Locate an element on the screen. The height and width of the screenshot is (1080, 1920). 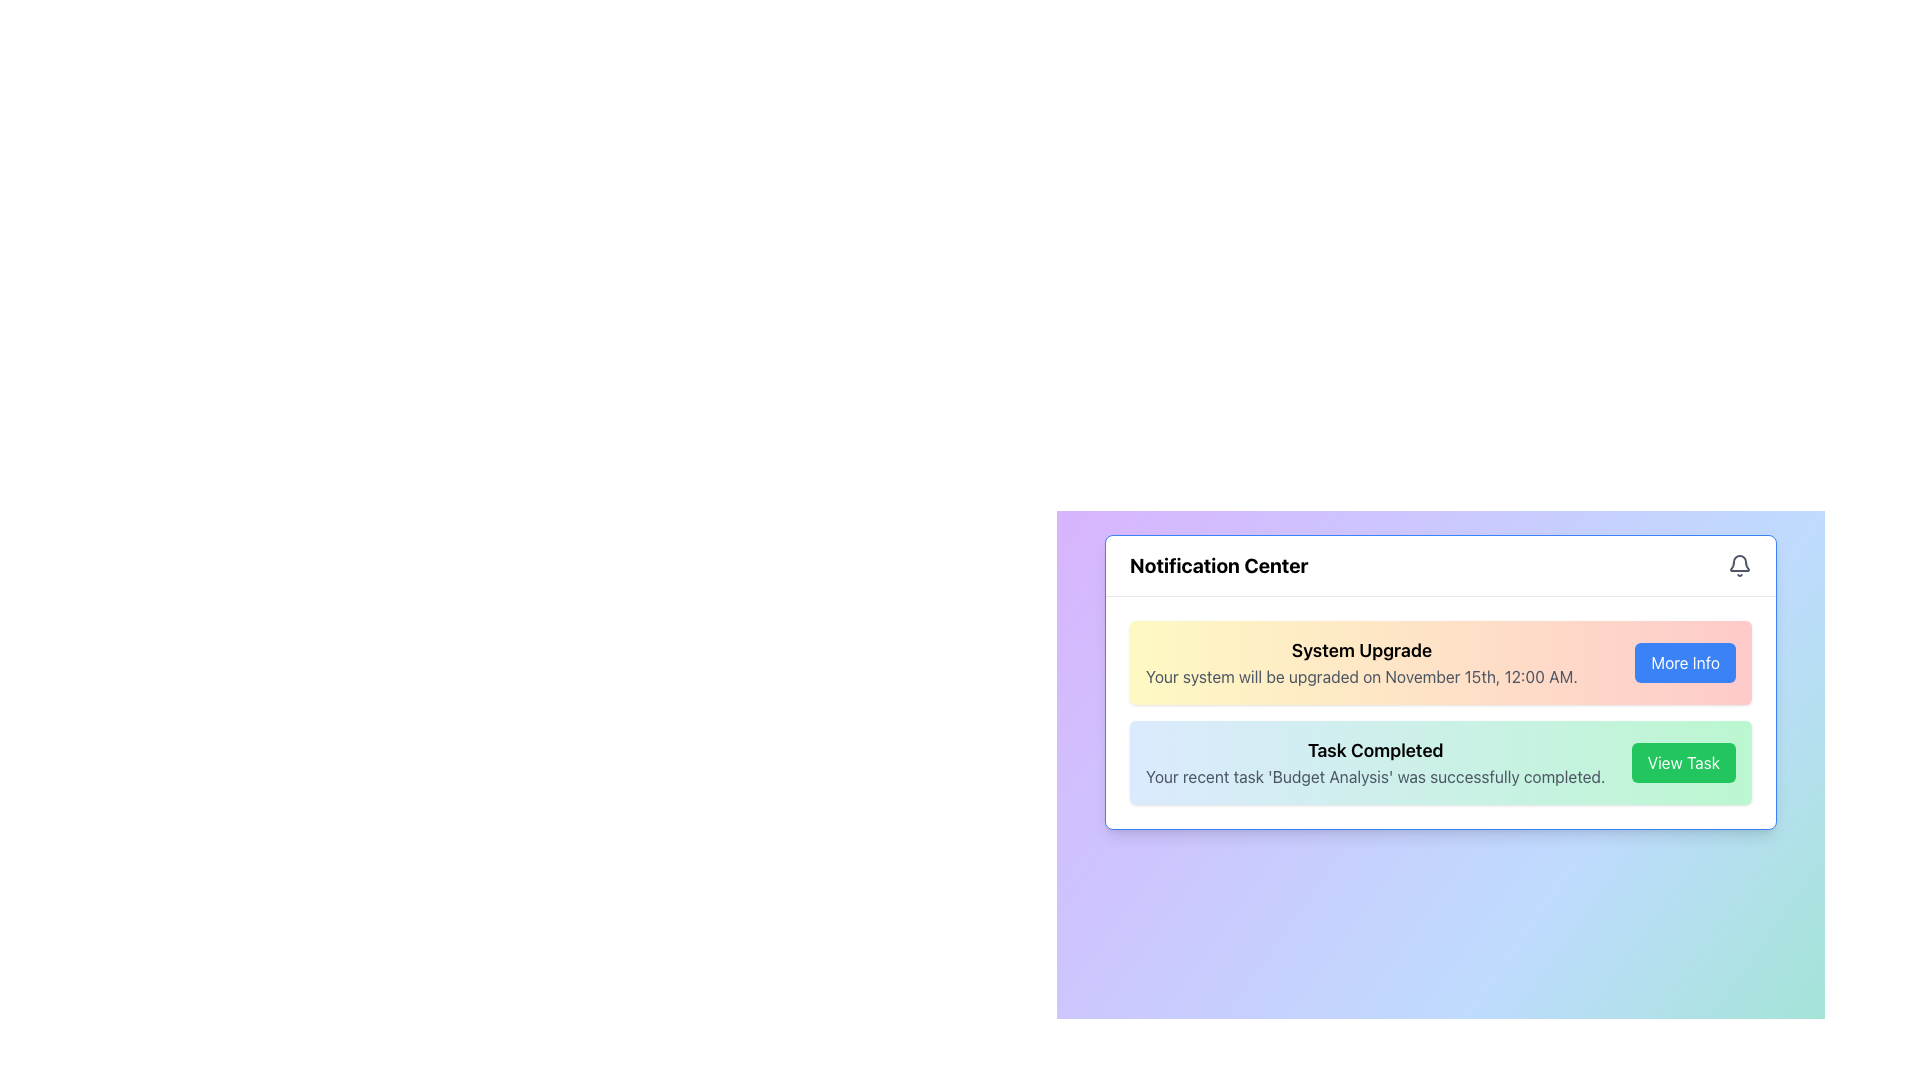
the 'Task Completed' text label located at the top-center of the green notification card is located at coordinates (1374, 751).